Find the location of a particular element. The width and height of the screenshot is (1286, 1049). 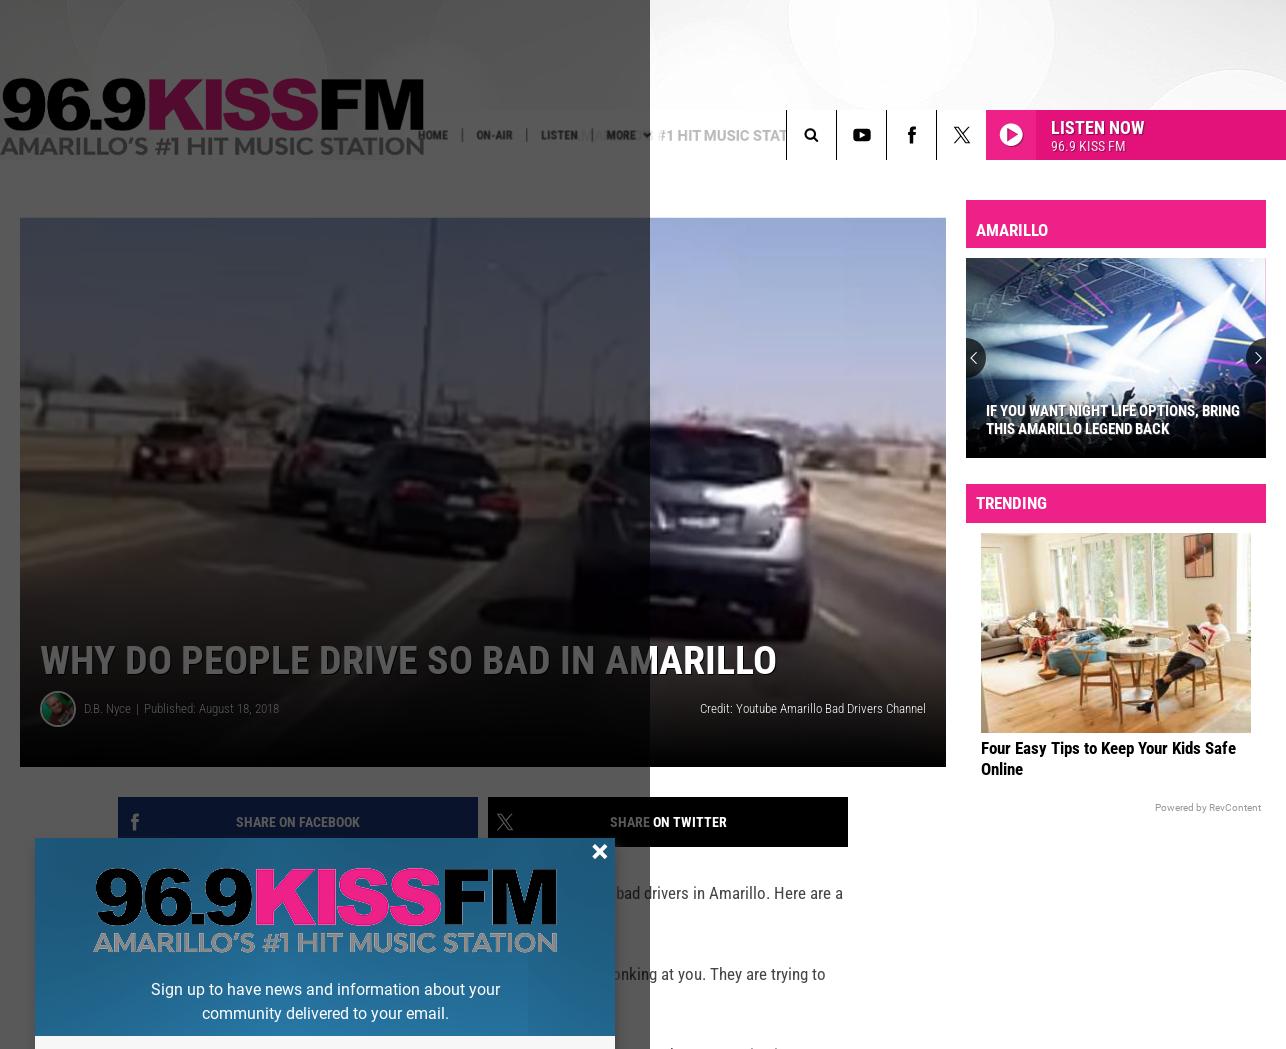

'Four Easy Tips to Keep Your Kids Safe Online' is located at coordinates (1107, 790).